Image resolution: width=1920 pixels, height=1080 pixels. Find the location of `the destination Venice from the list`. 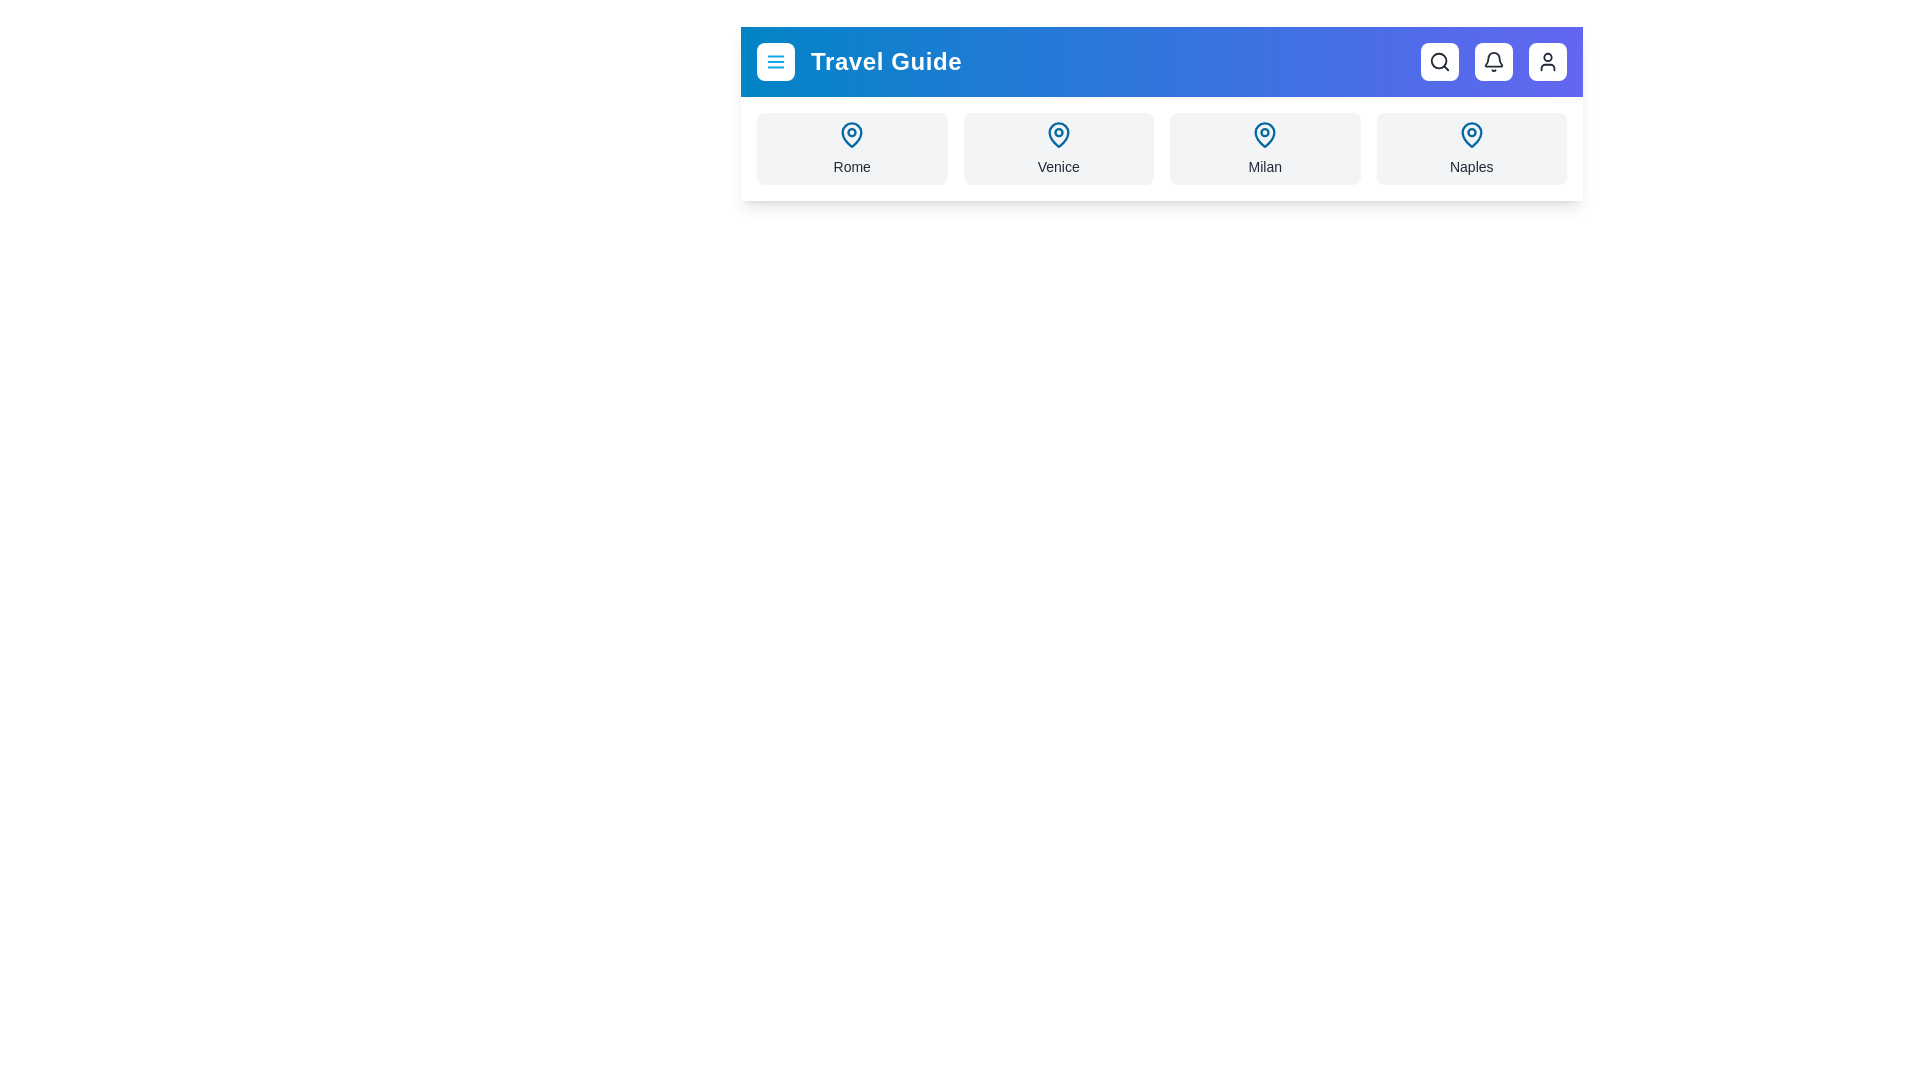

the destination Venice from the list is located at coordinates (1056, 148).